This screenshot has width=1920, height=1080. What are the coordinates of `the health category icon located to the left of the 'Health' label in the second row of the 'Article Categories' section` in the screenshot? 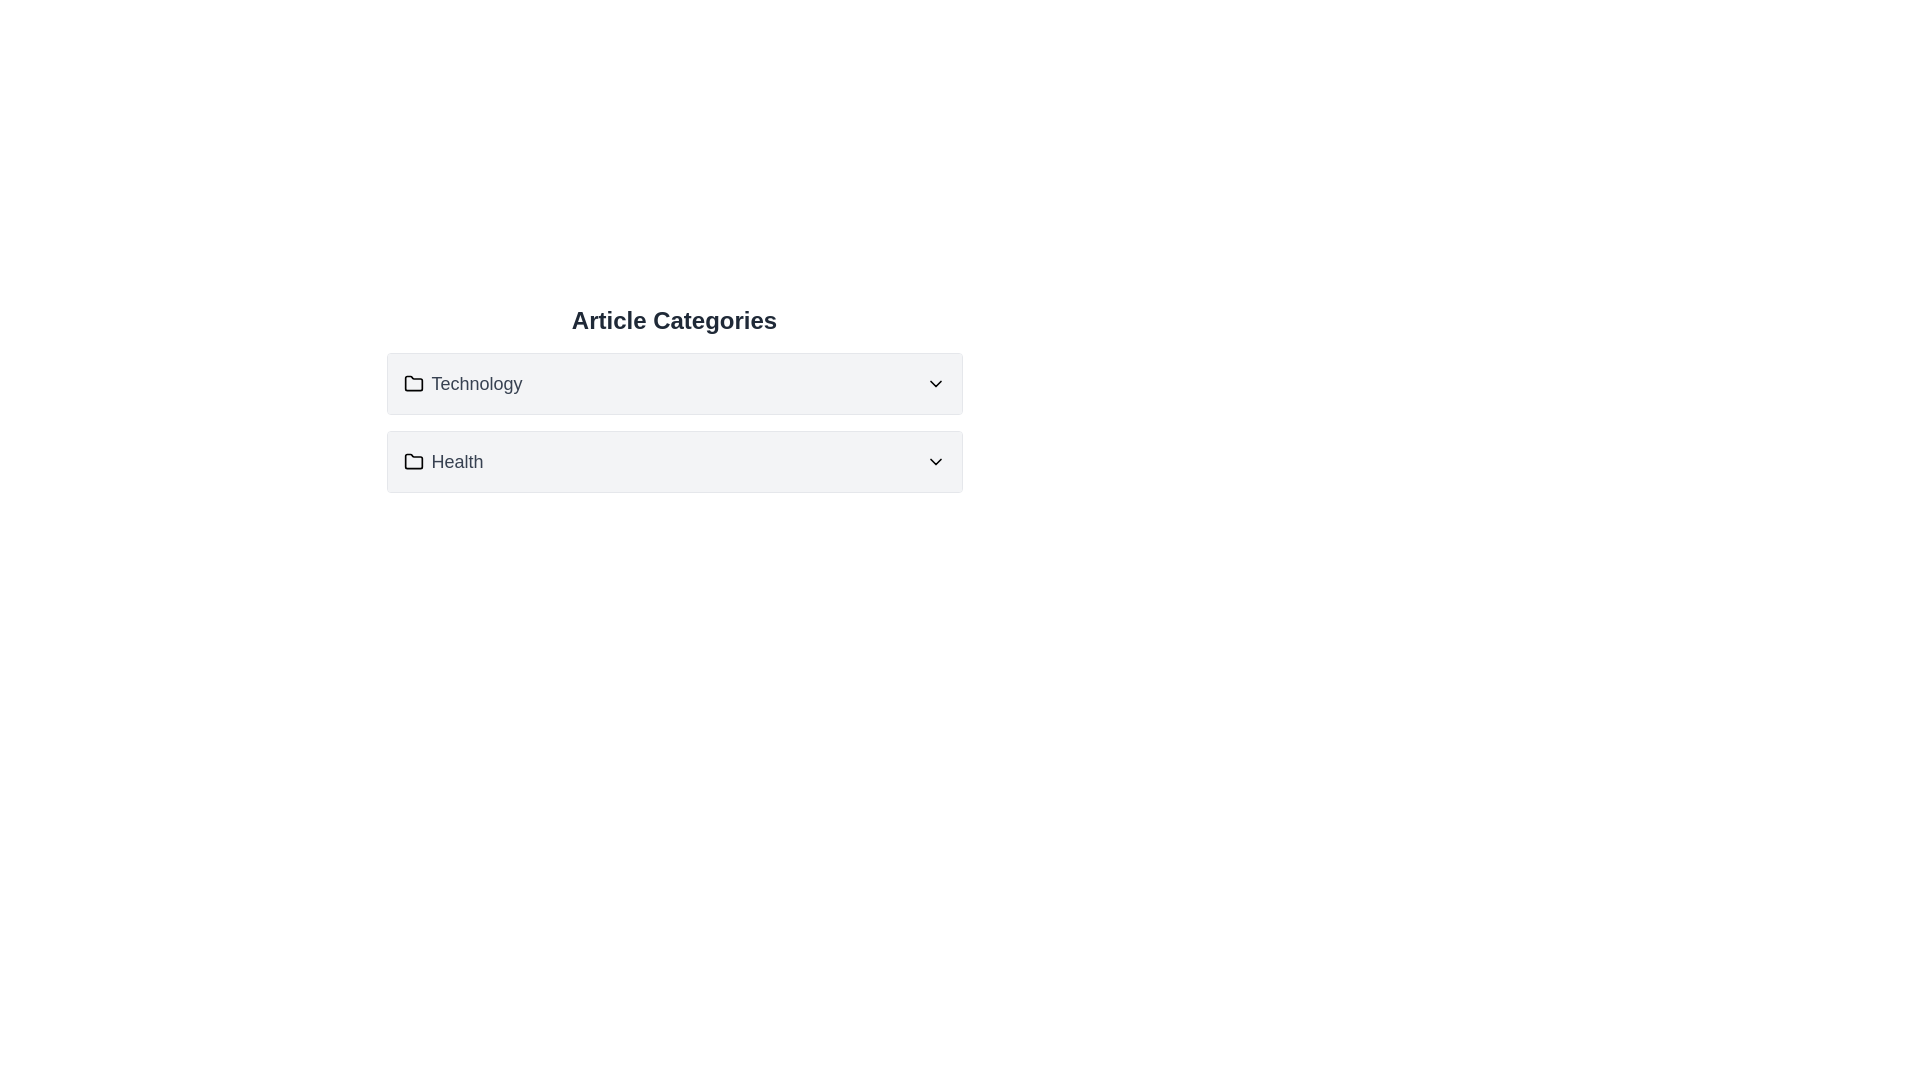 It's located at (412, 461).